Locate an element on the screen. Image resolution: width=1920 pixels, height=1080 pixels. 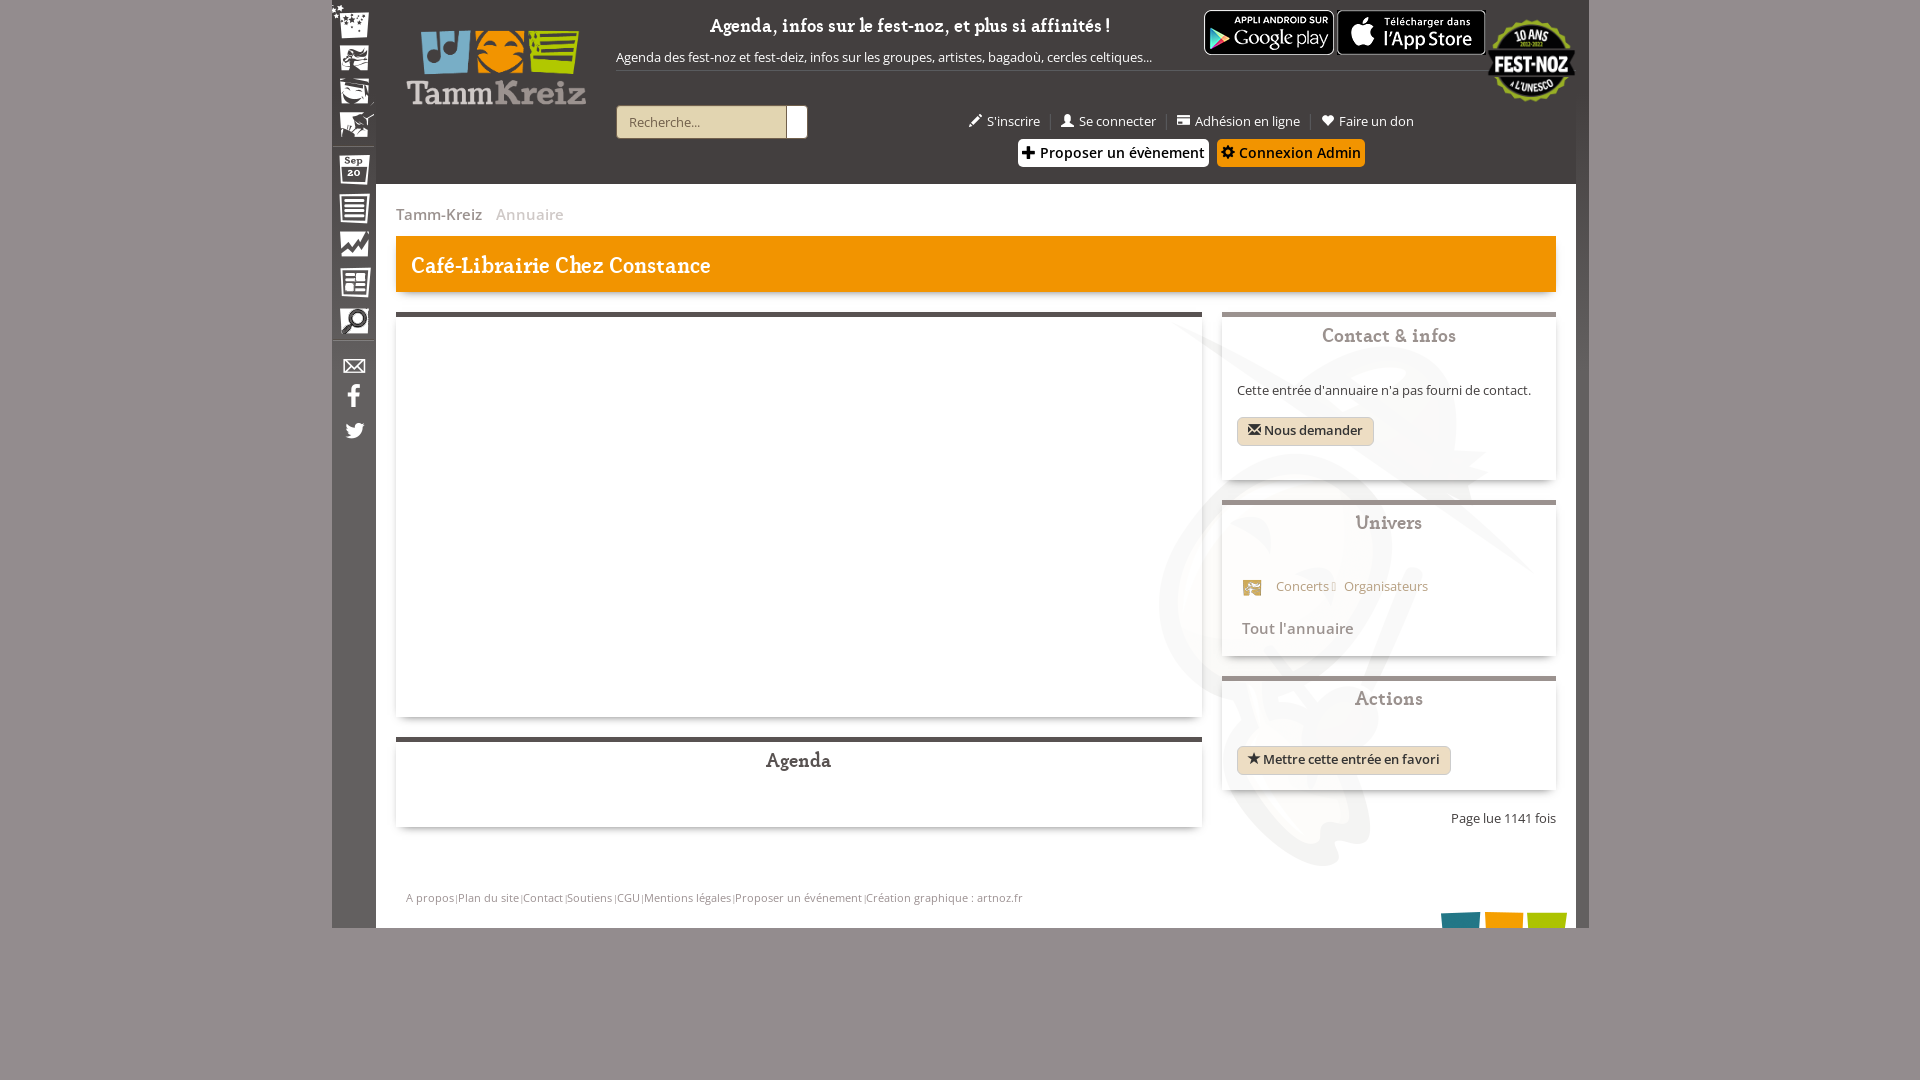
'A propos' is located at coordinates (405, 896).